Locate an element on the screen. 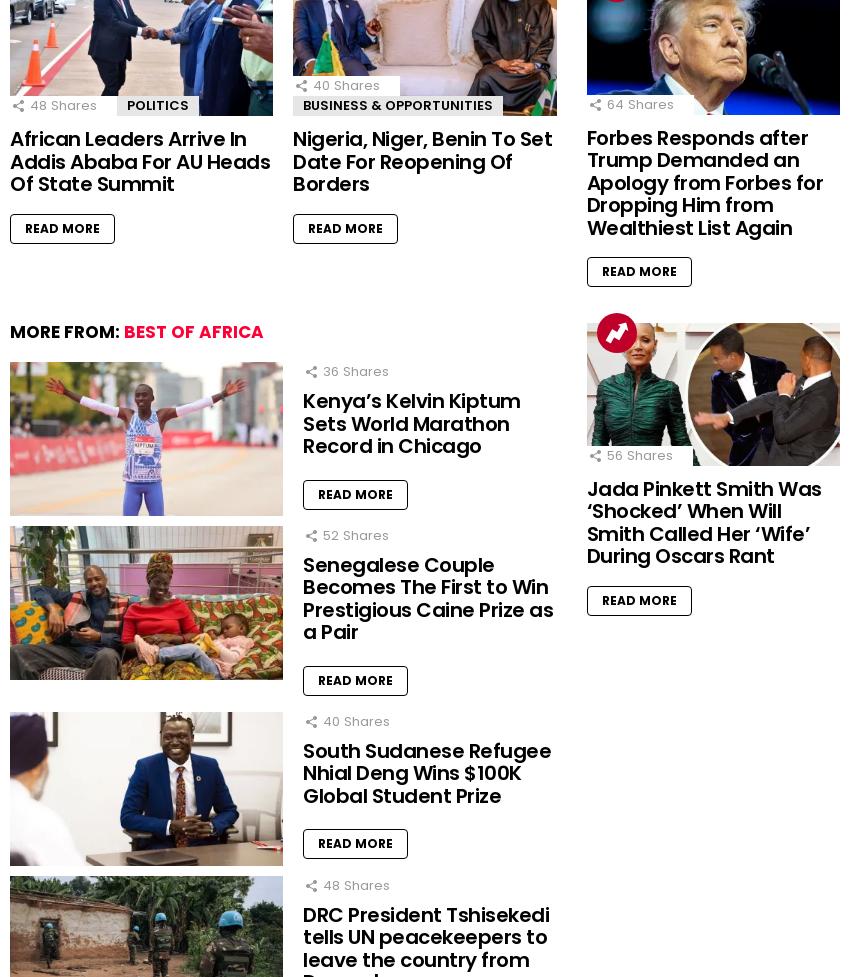 This screenshot has width=850, height=977. 'More From:' is located at coordinates (66, 331).